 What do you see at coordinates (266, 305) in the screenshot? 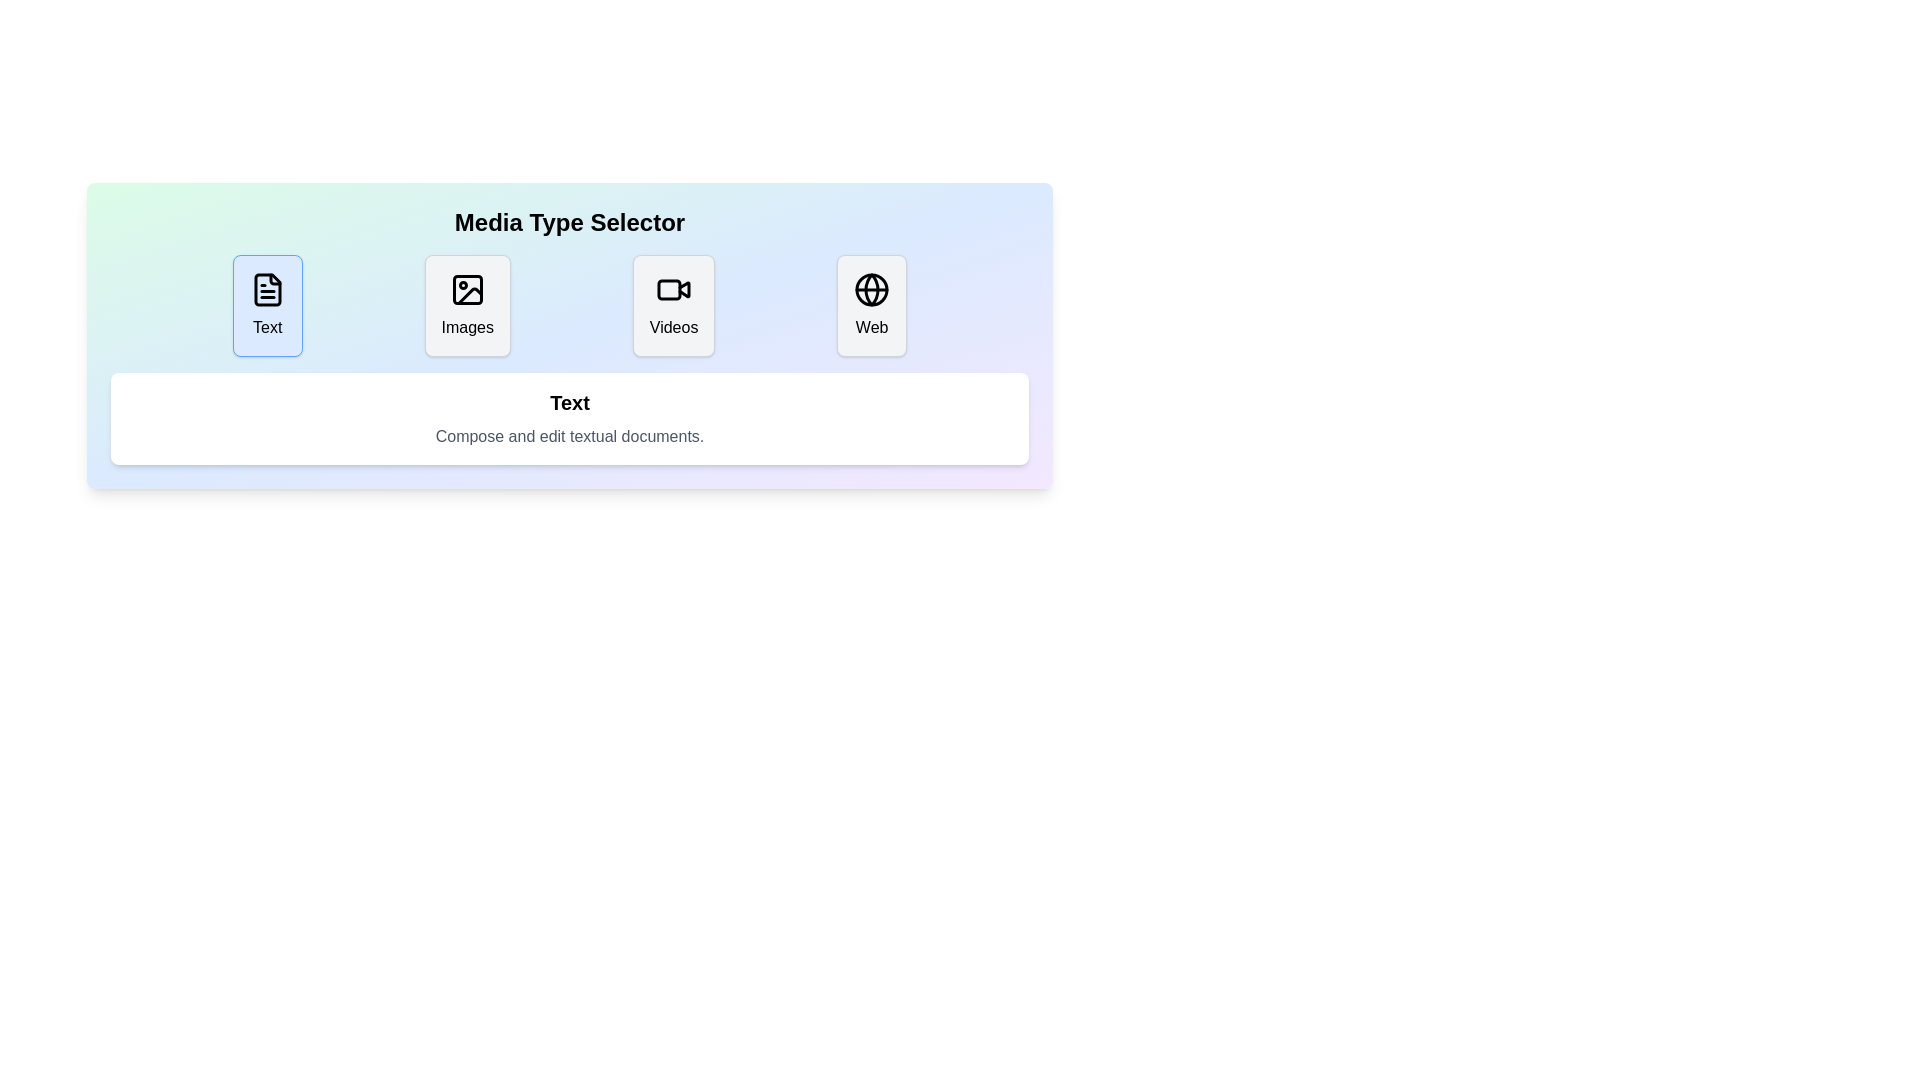
I see `the 'Text' button with a light blue background and dark border under the 'Media Type Selector' heading` at bounding box center [266, 305].